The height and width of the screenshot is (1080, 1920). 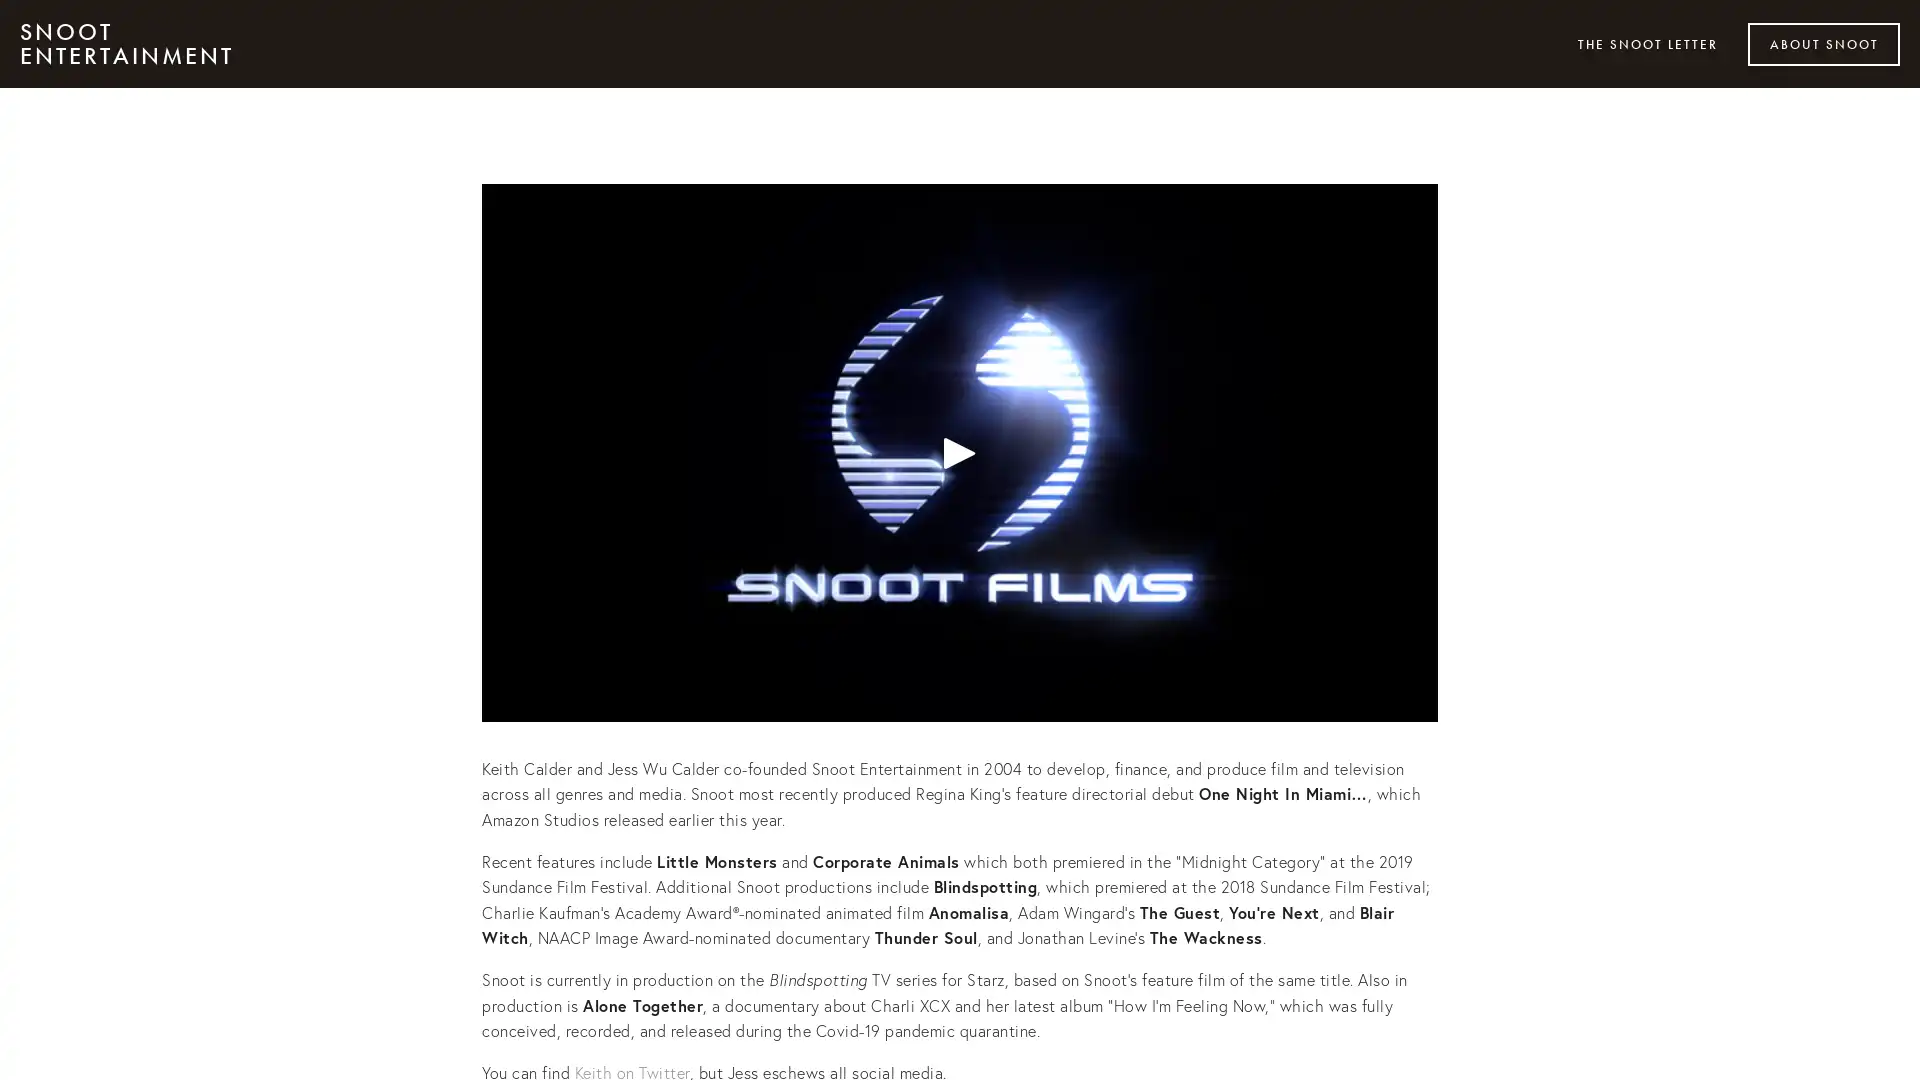 I want to click on Play, so click(x=960, y=451).